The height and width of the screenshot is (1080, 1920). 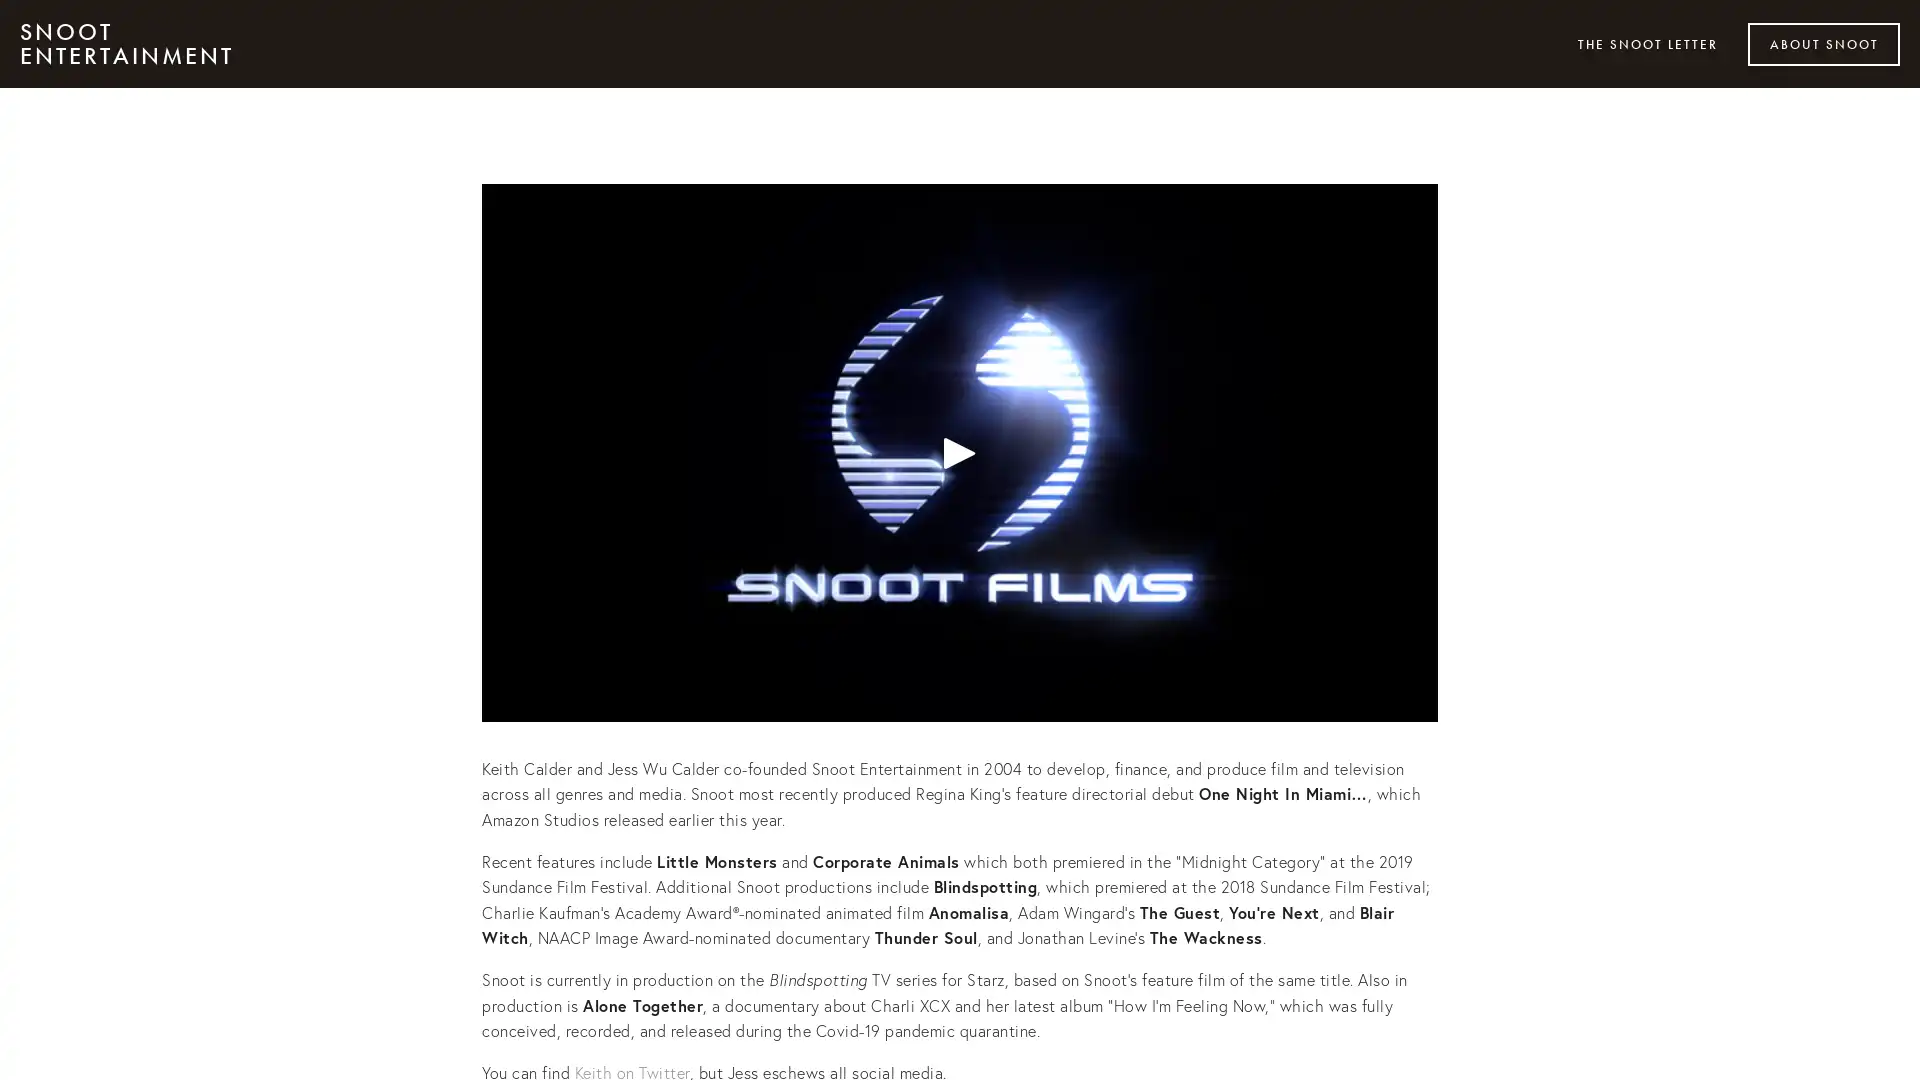 I want to click on Play, so click(x=960, y=451).